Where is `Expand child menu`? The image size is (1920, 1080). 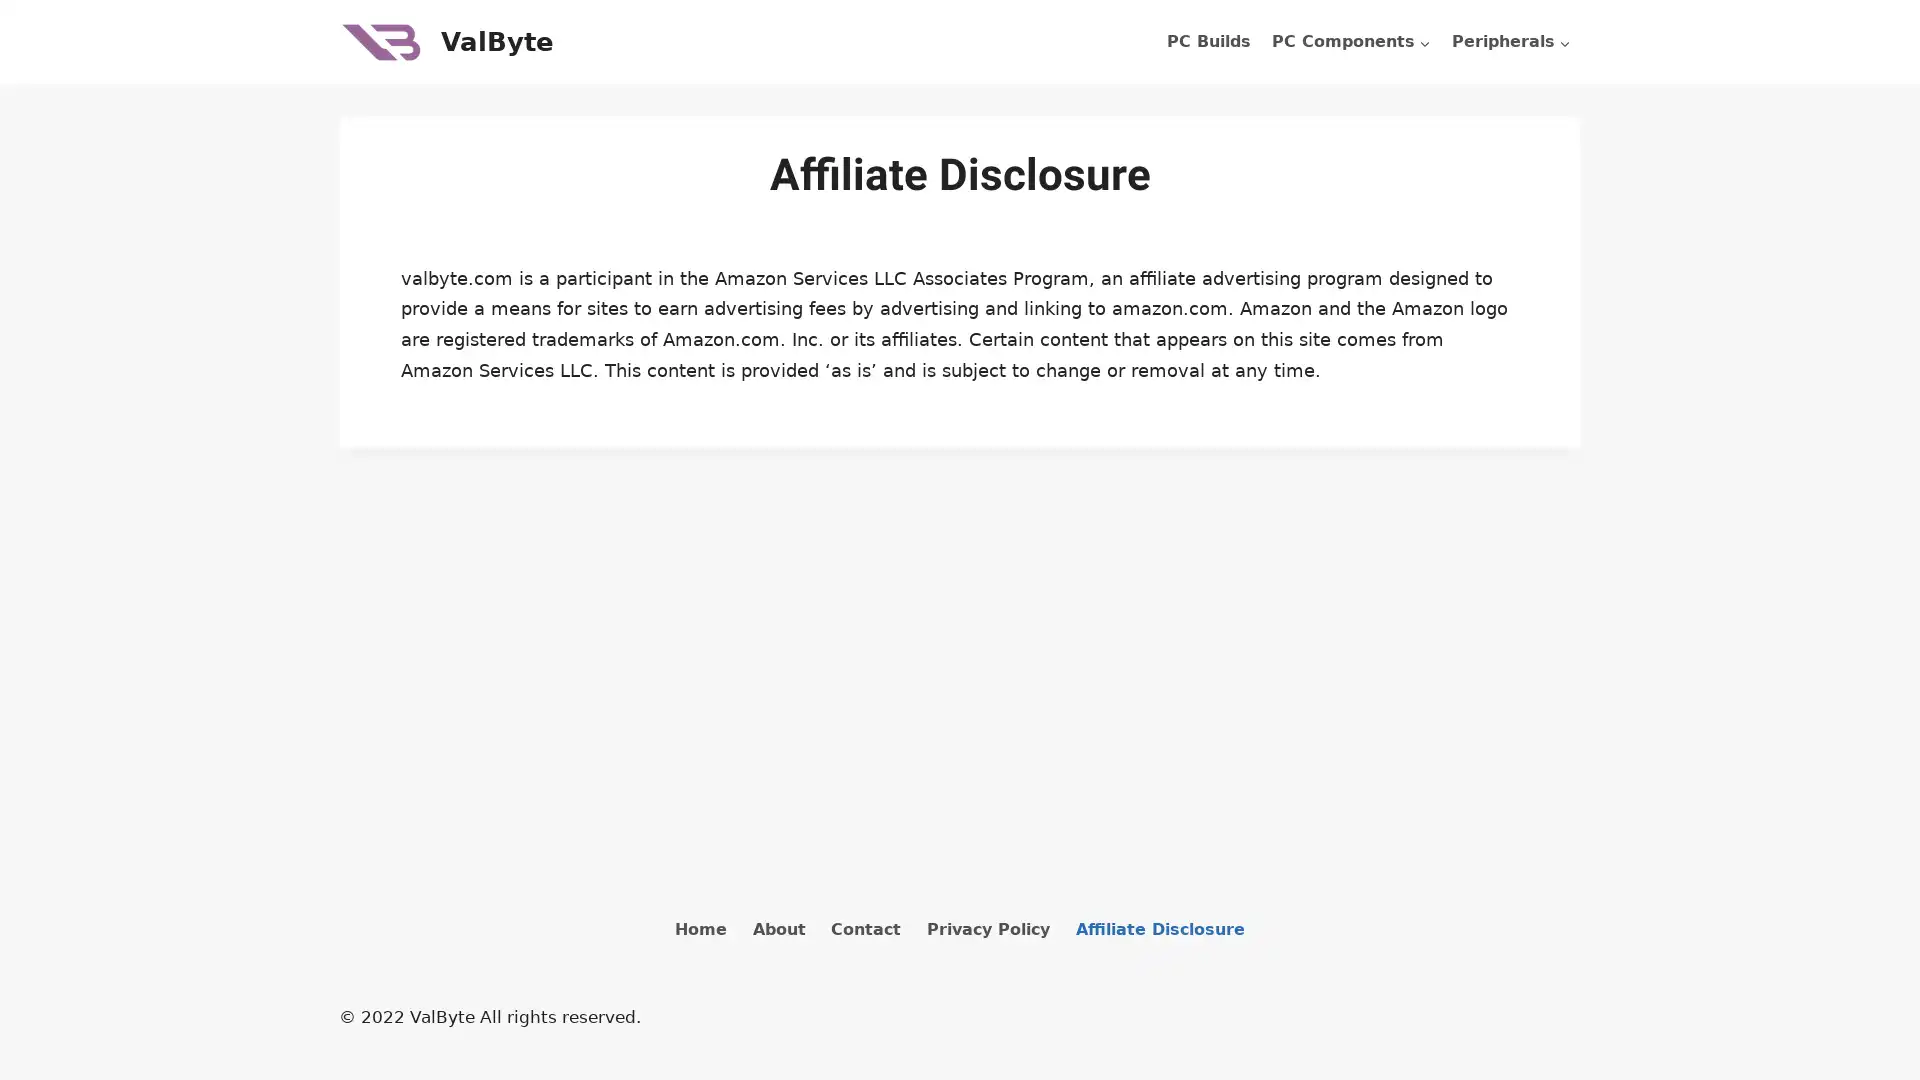 Expand child menu is located at coordinates (1511, 42).